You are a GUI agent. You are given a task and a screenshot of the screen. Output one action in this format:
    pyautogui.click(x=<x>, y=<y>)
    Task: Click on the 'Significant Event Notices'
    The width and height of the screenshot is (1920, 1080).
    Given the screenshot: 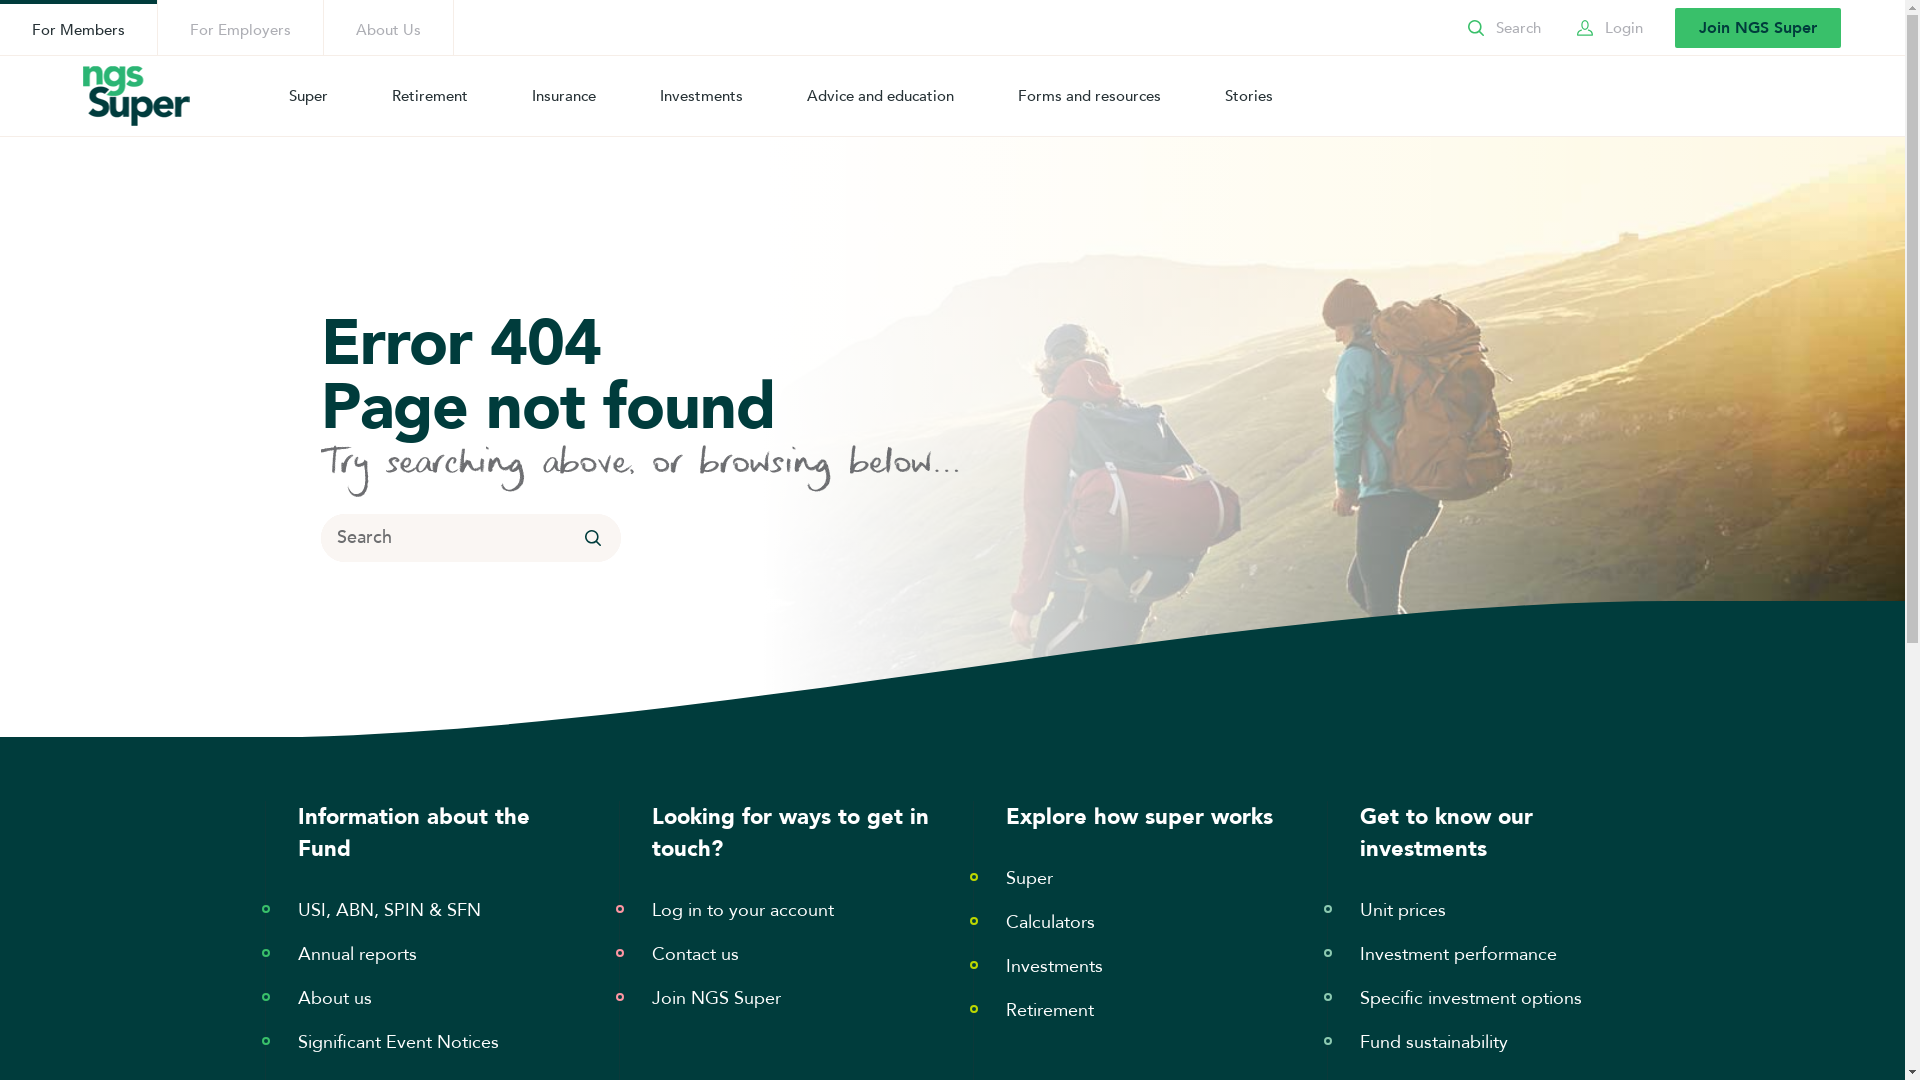 What is the action you would take?
    pyautogui.click(x=398, y=1041)
    